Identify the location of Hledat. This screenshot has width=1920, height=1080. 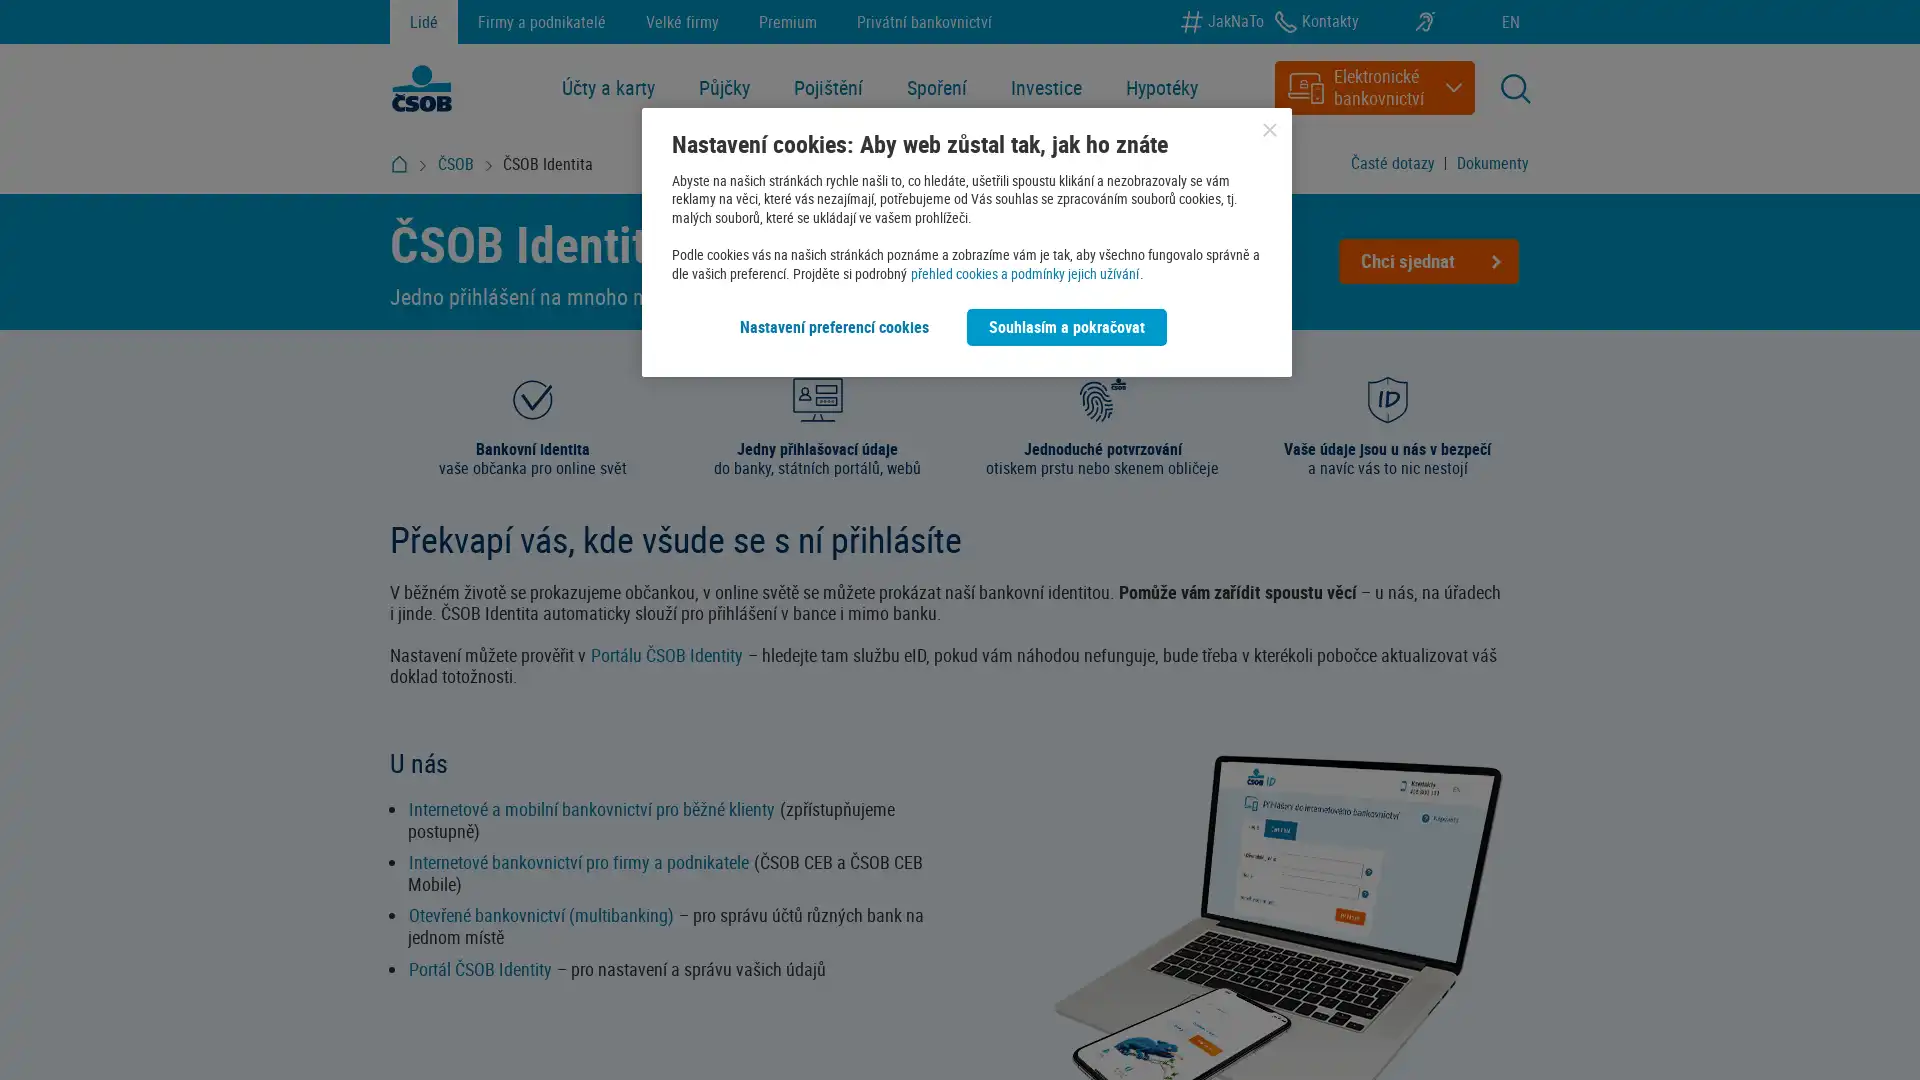
(1424, 171).